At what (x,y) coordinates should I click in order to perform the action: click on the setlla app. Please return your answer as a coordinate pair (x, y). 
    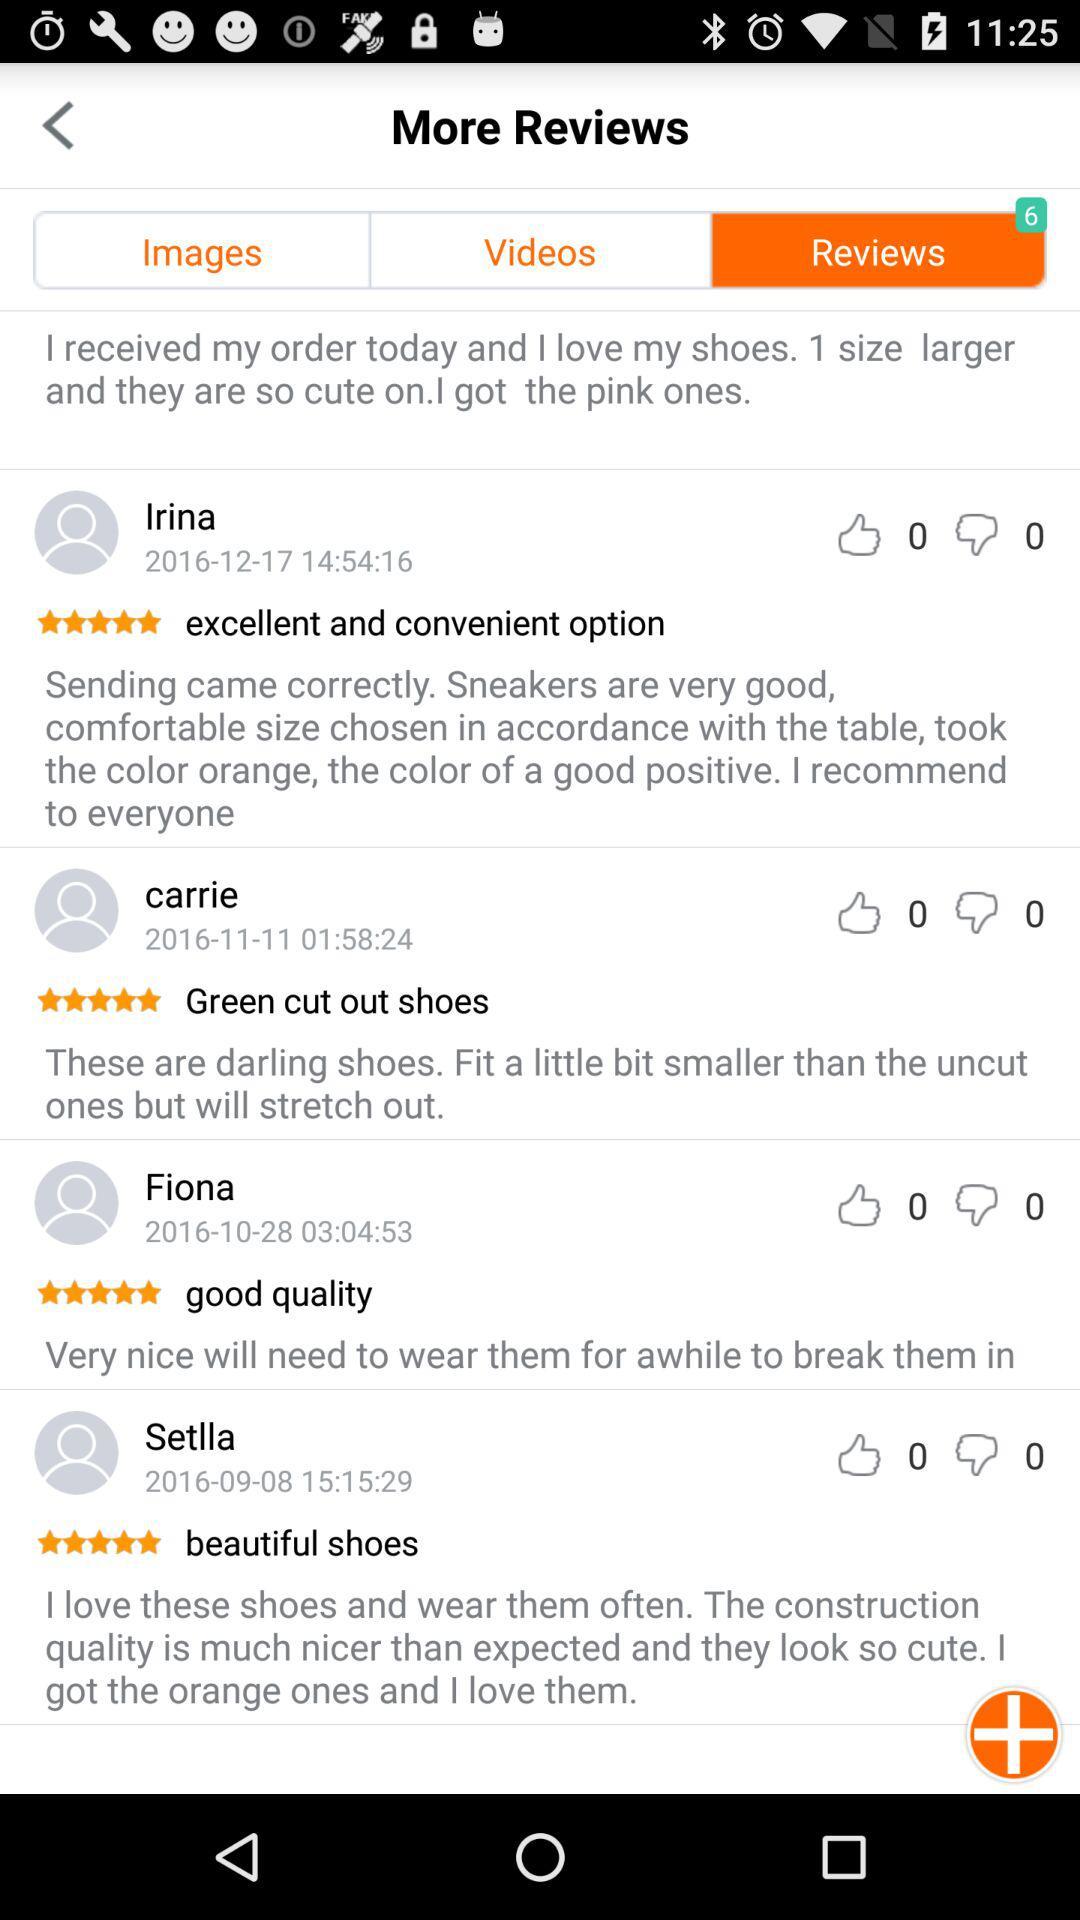
    Looking at the image, I should click on (190, 1434).